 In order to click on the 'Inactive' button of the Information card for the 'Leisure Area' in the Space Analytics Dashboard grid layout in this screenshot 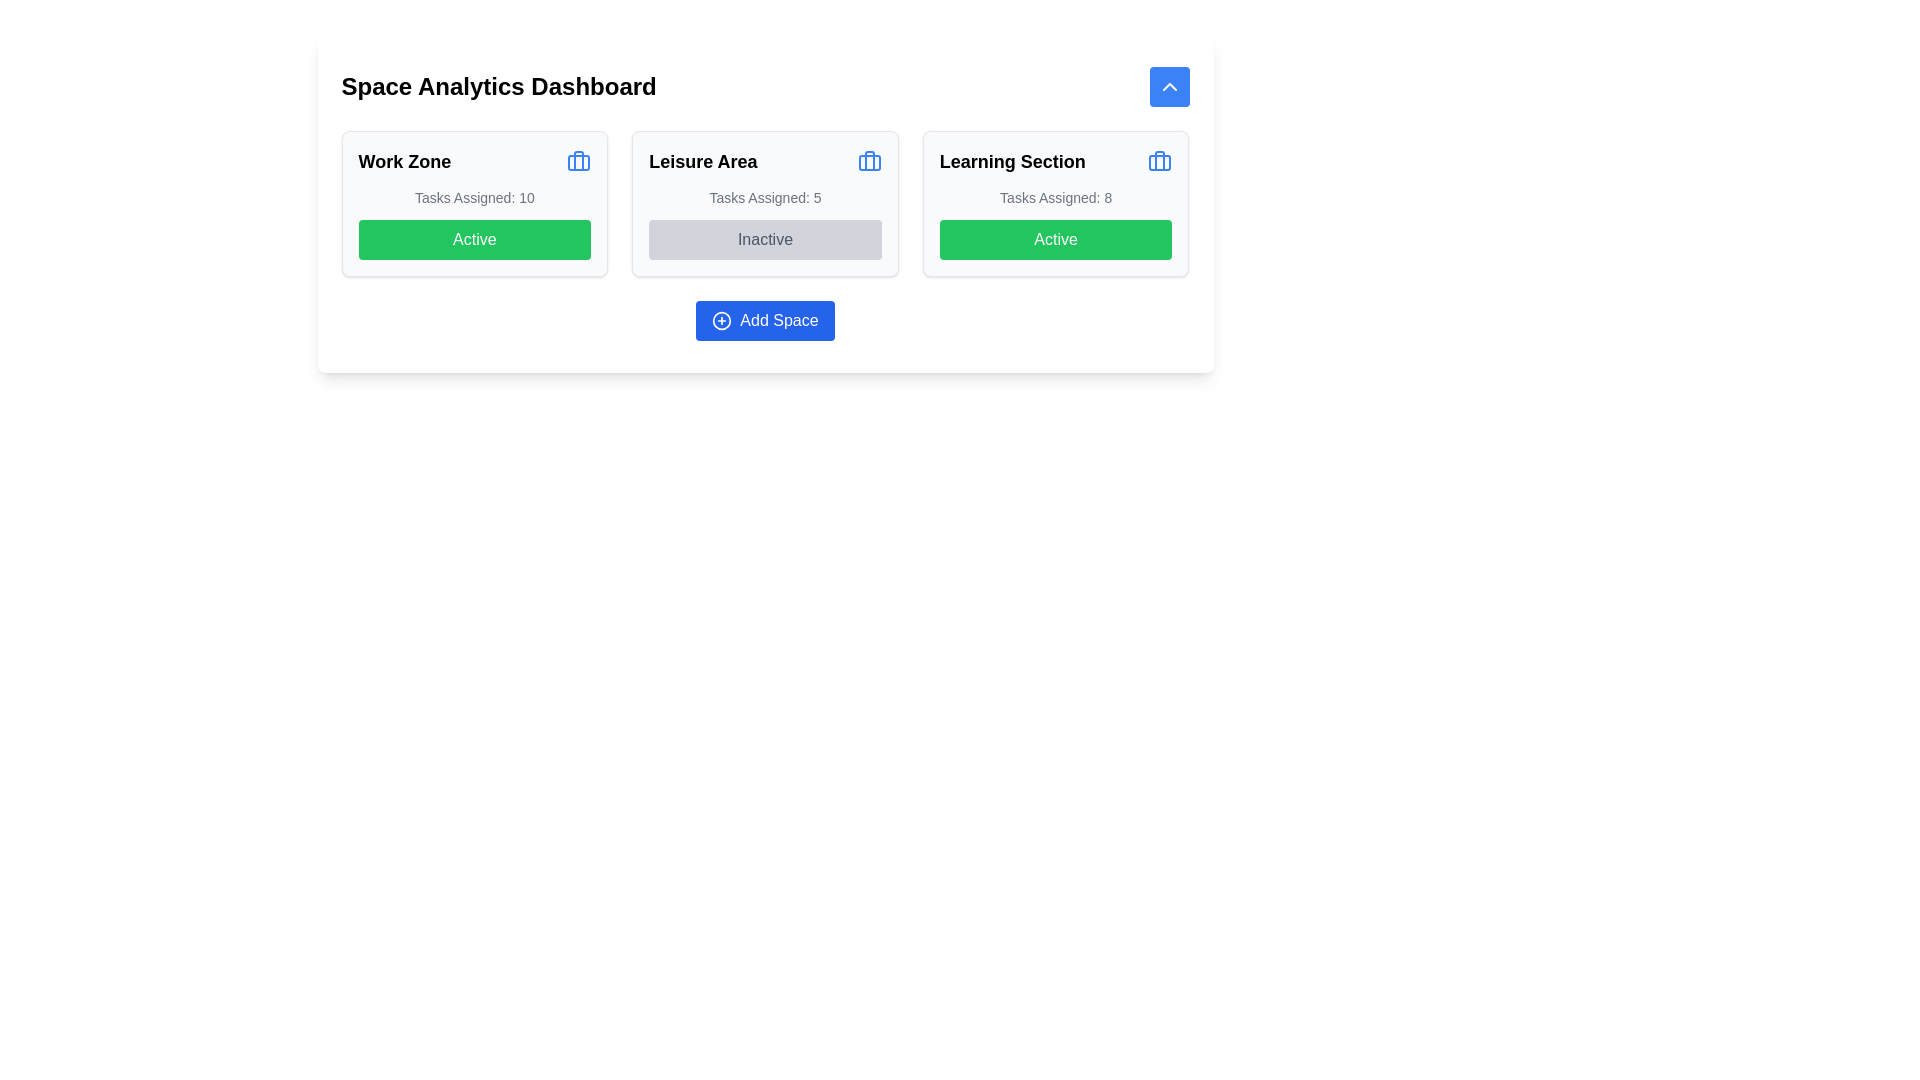, I will do `click(764, 204)`.